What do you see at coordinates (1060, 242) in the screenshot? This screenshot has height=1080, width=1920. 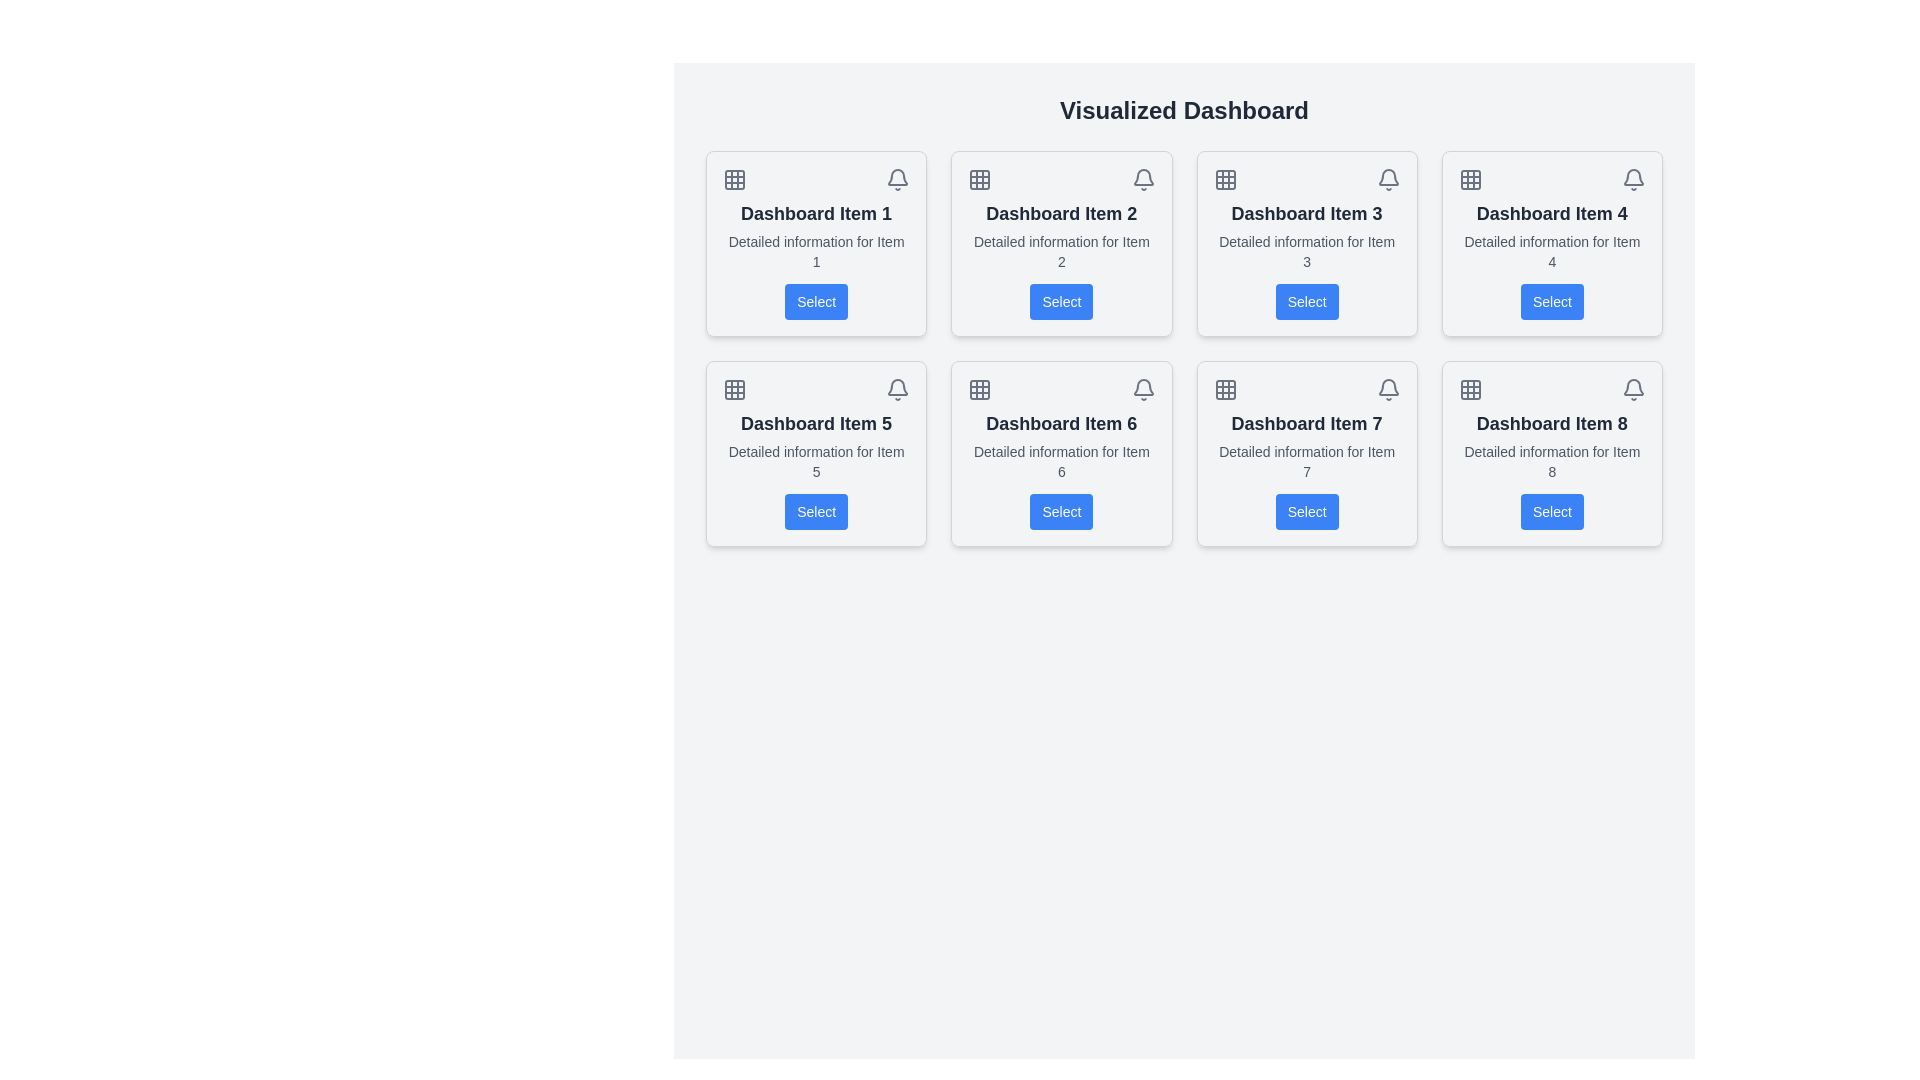 I see `the second card in the primary grid layout, which contains a header with two icons, a bold title 'Dashboard Item 2', and a blue 'Select' button` at bounding box center [1060, 242].